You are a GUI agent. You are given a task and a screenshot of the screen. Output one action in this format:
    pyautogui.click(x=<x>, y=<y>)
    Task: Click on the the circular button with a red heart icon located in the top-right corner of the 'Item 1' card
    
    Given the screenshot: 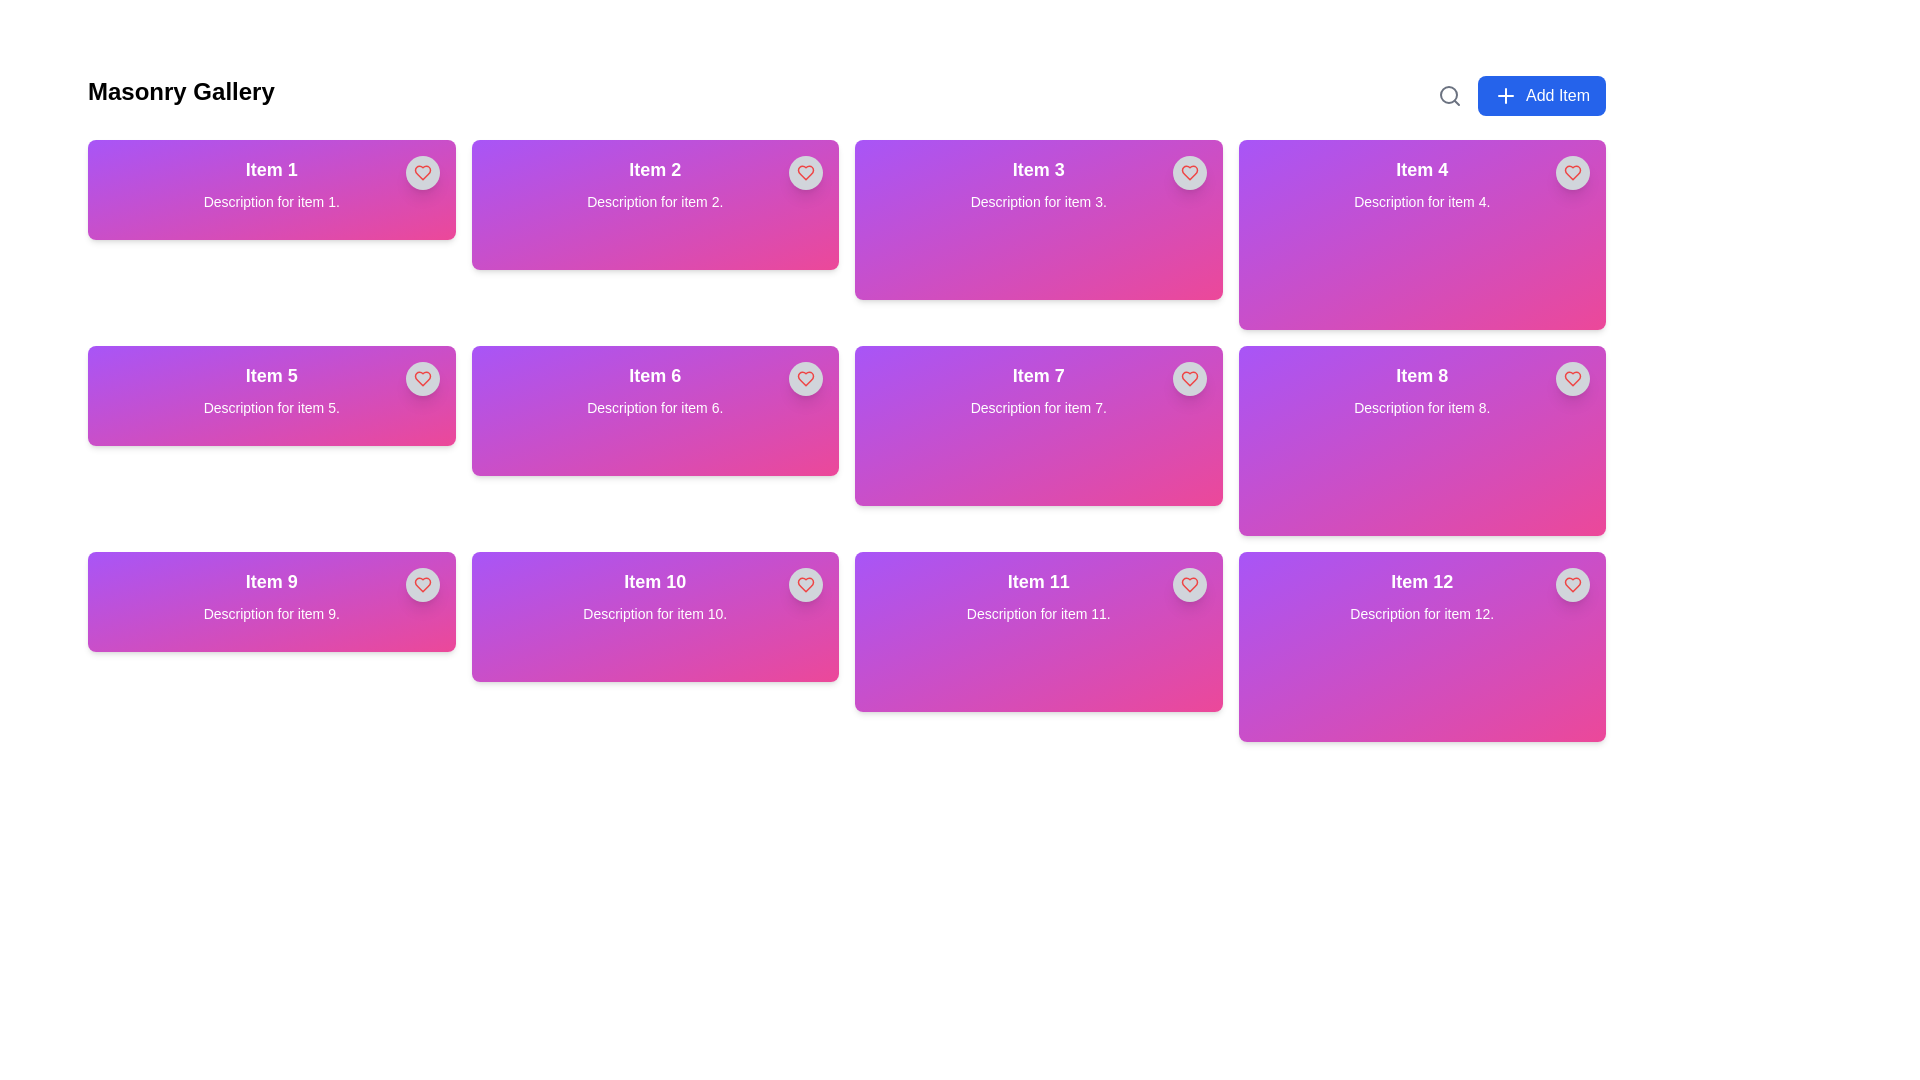 What is the action you would take?
    pyautogui.click(x=421, y=172)
    